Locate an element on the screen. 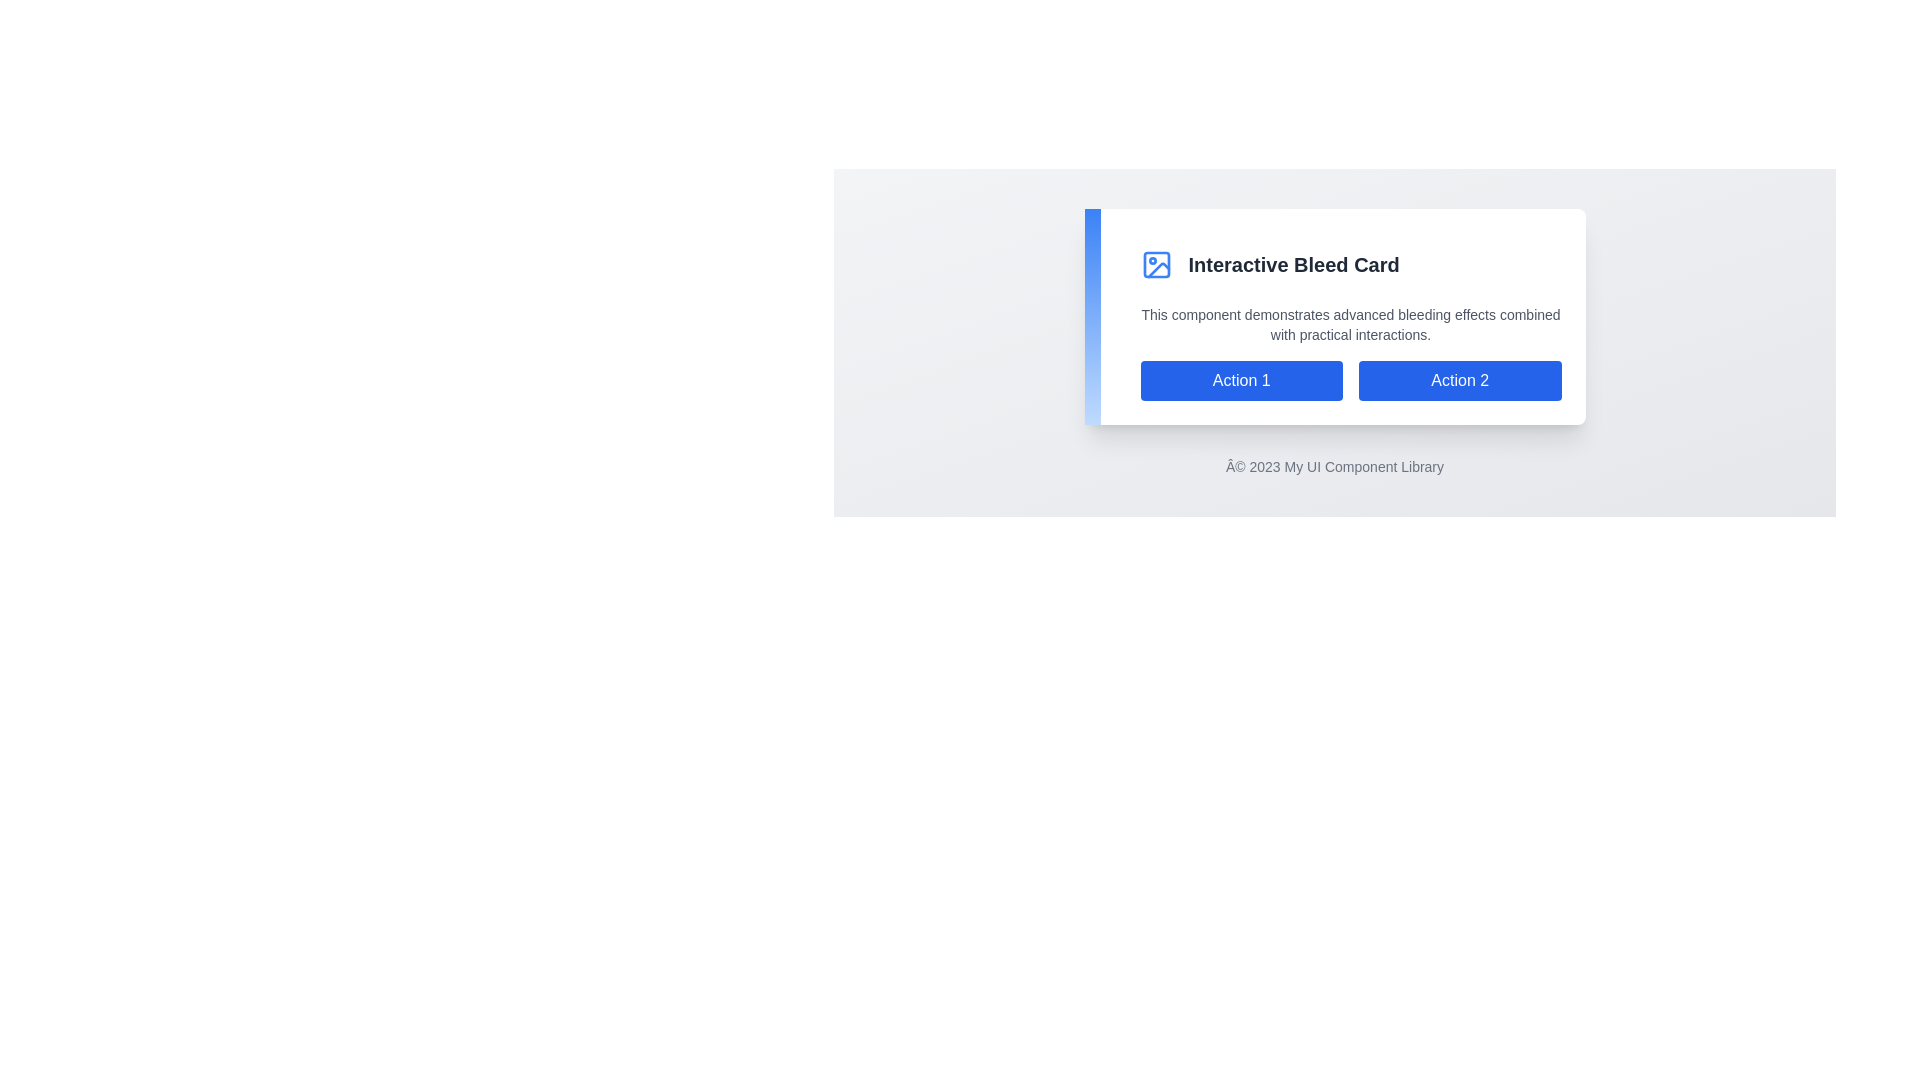 The height and width of the screenshot is (1080, 1920). the 'Interactive Bleed Card' header element at the top of the card component for interaction is located at coordinates (1350, 268).